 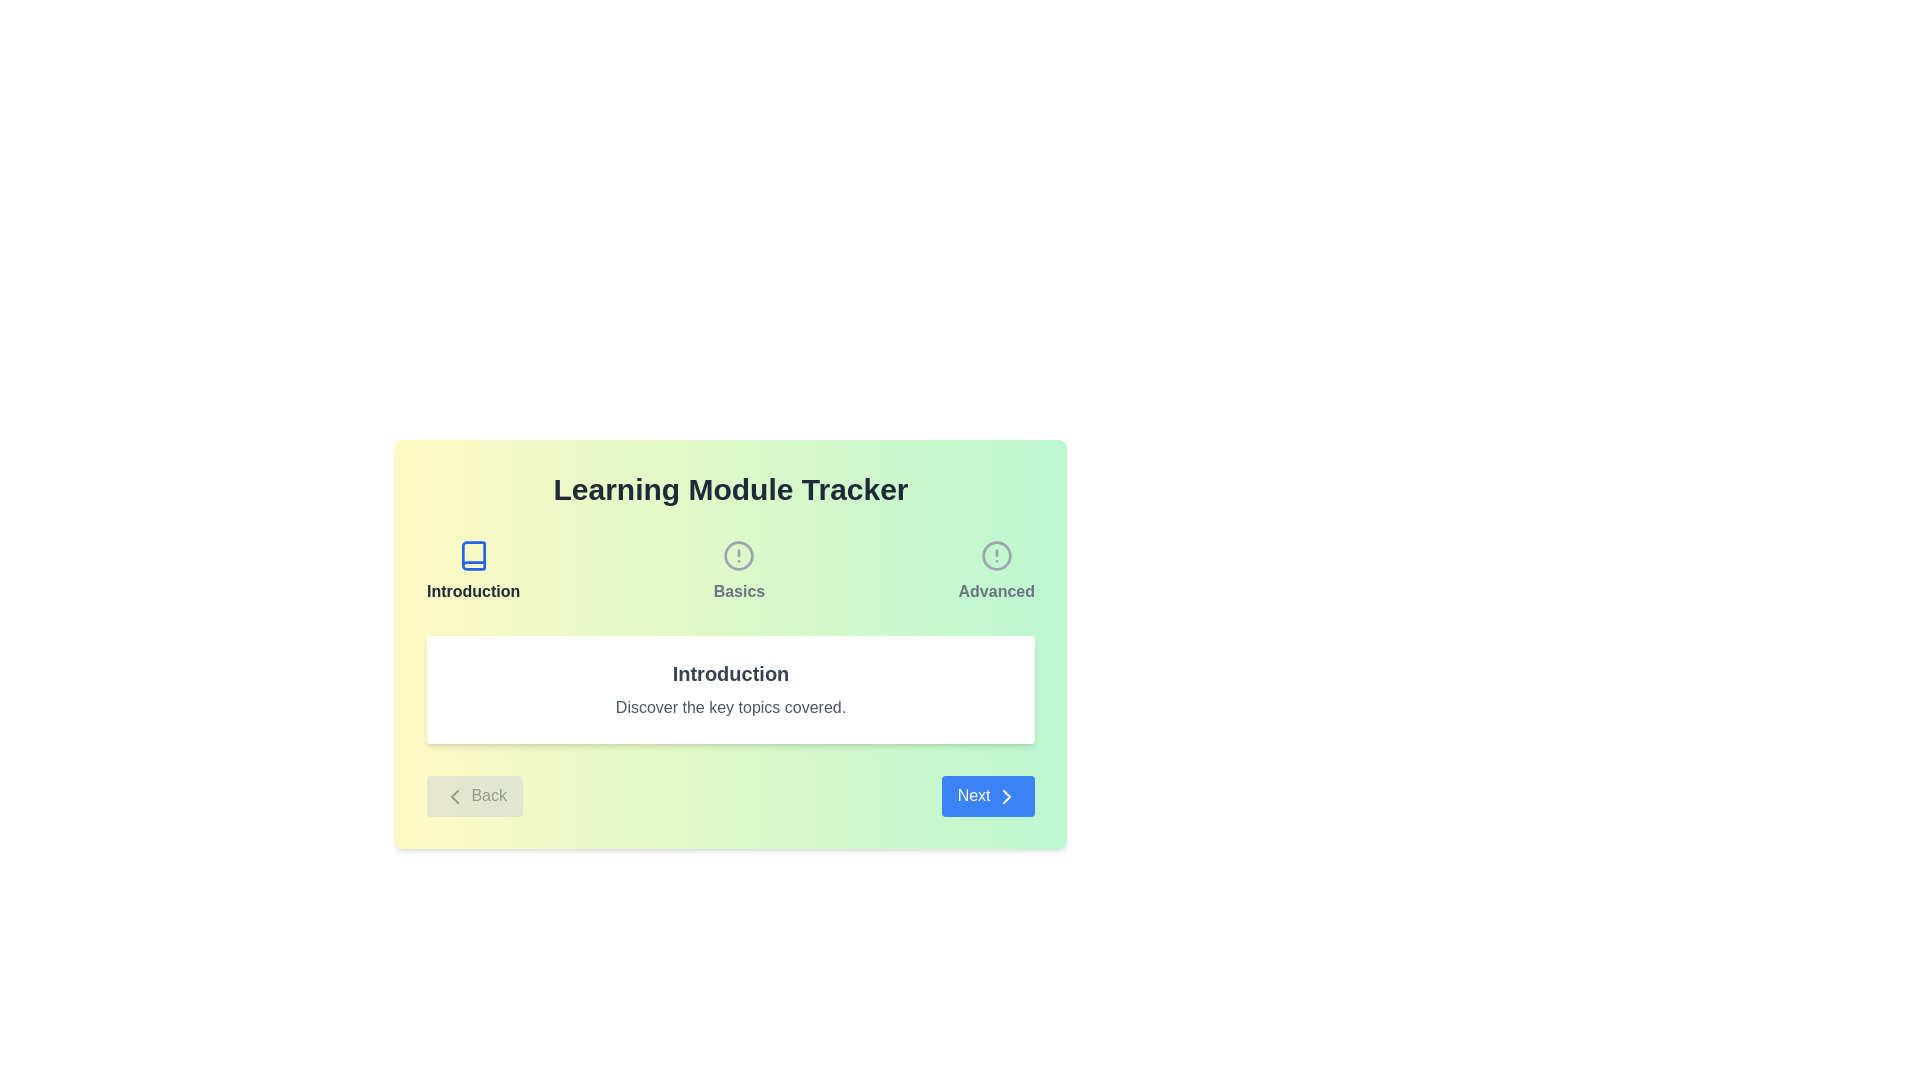 I want to click on the circular graphical element within the 'Basics' icon, which is centrally located among the three horizontally arranged icons in the interface, so click(x=738, y=555).